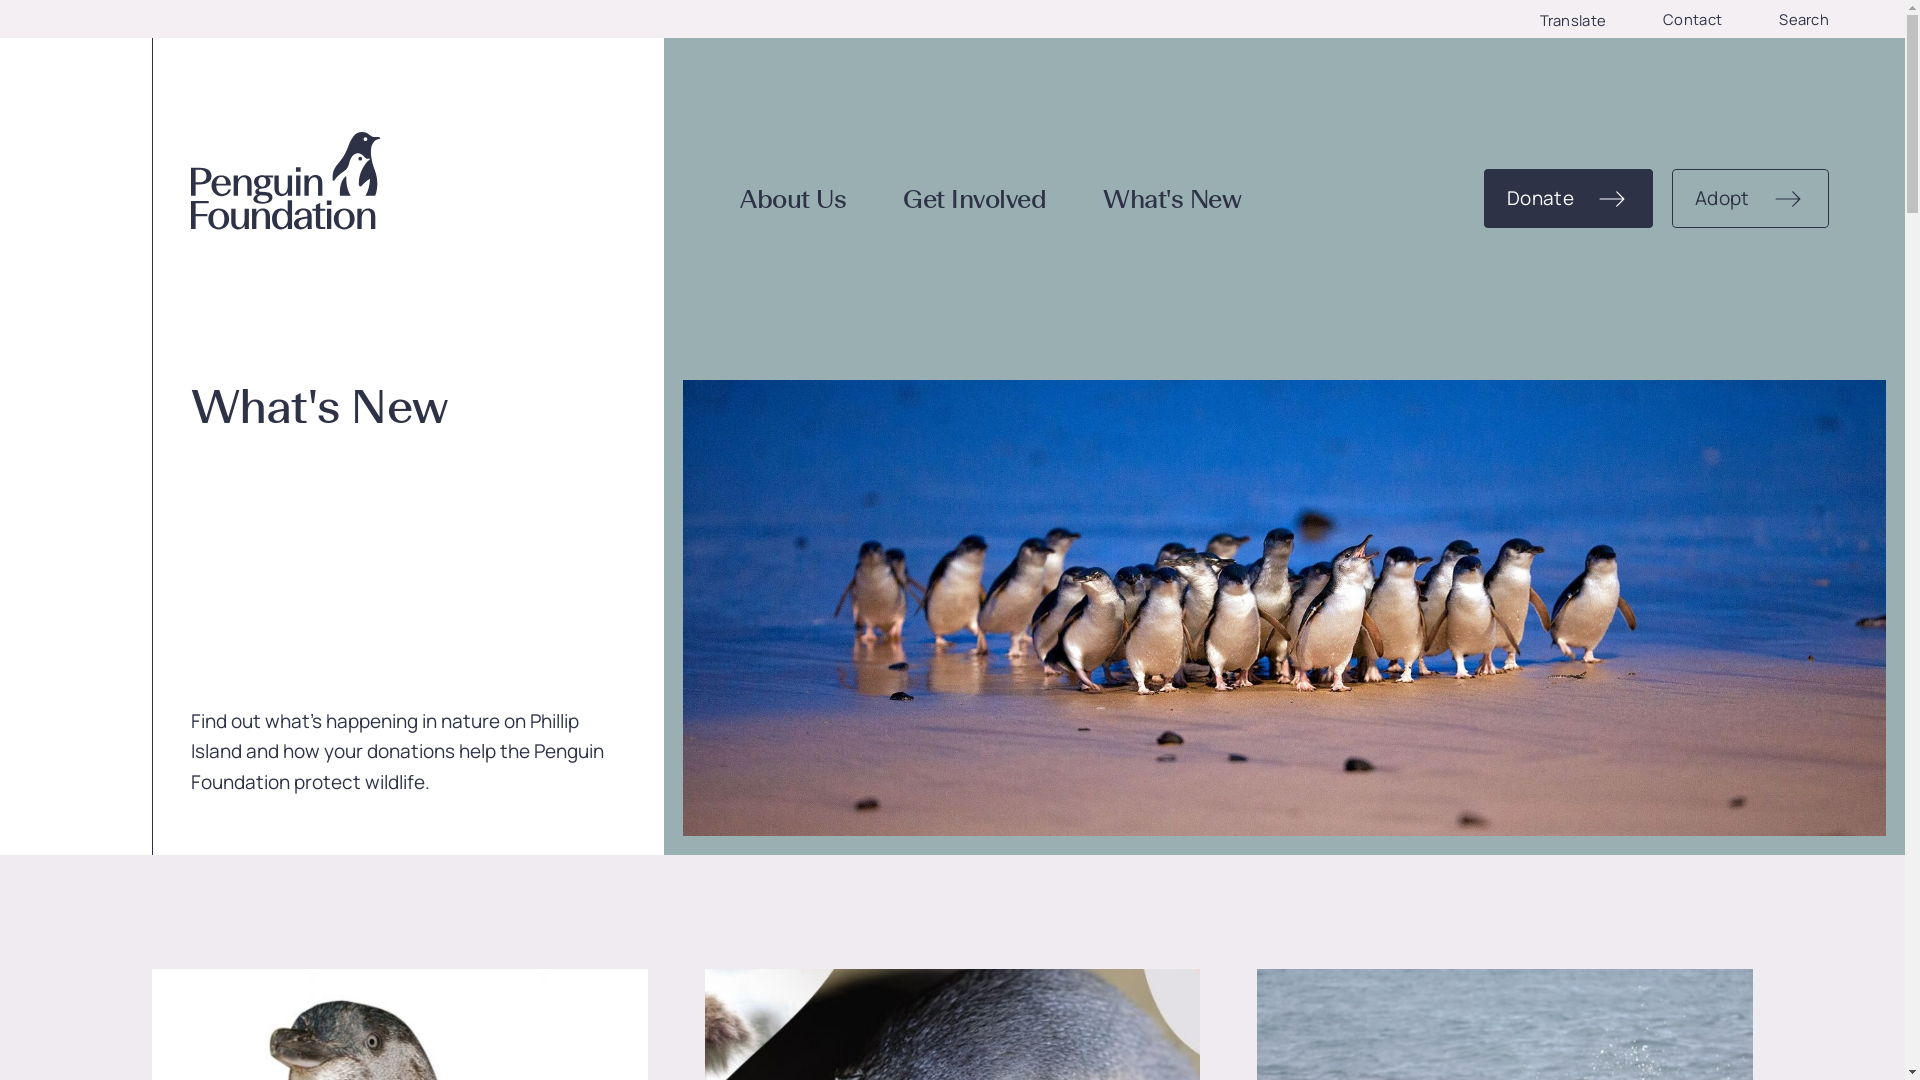 This screenshot has width=1920, height=1080. I want to click on 'Get Involved', so click(974, 200).